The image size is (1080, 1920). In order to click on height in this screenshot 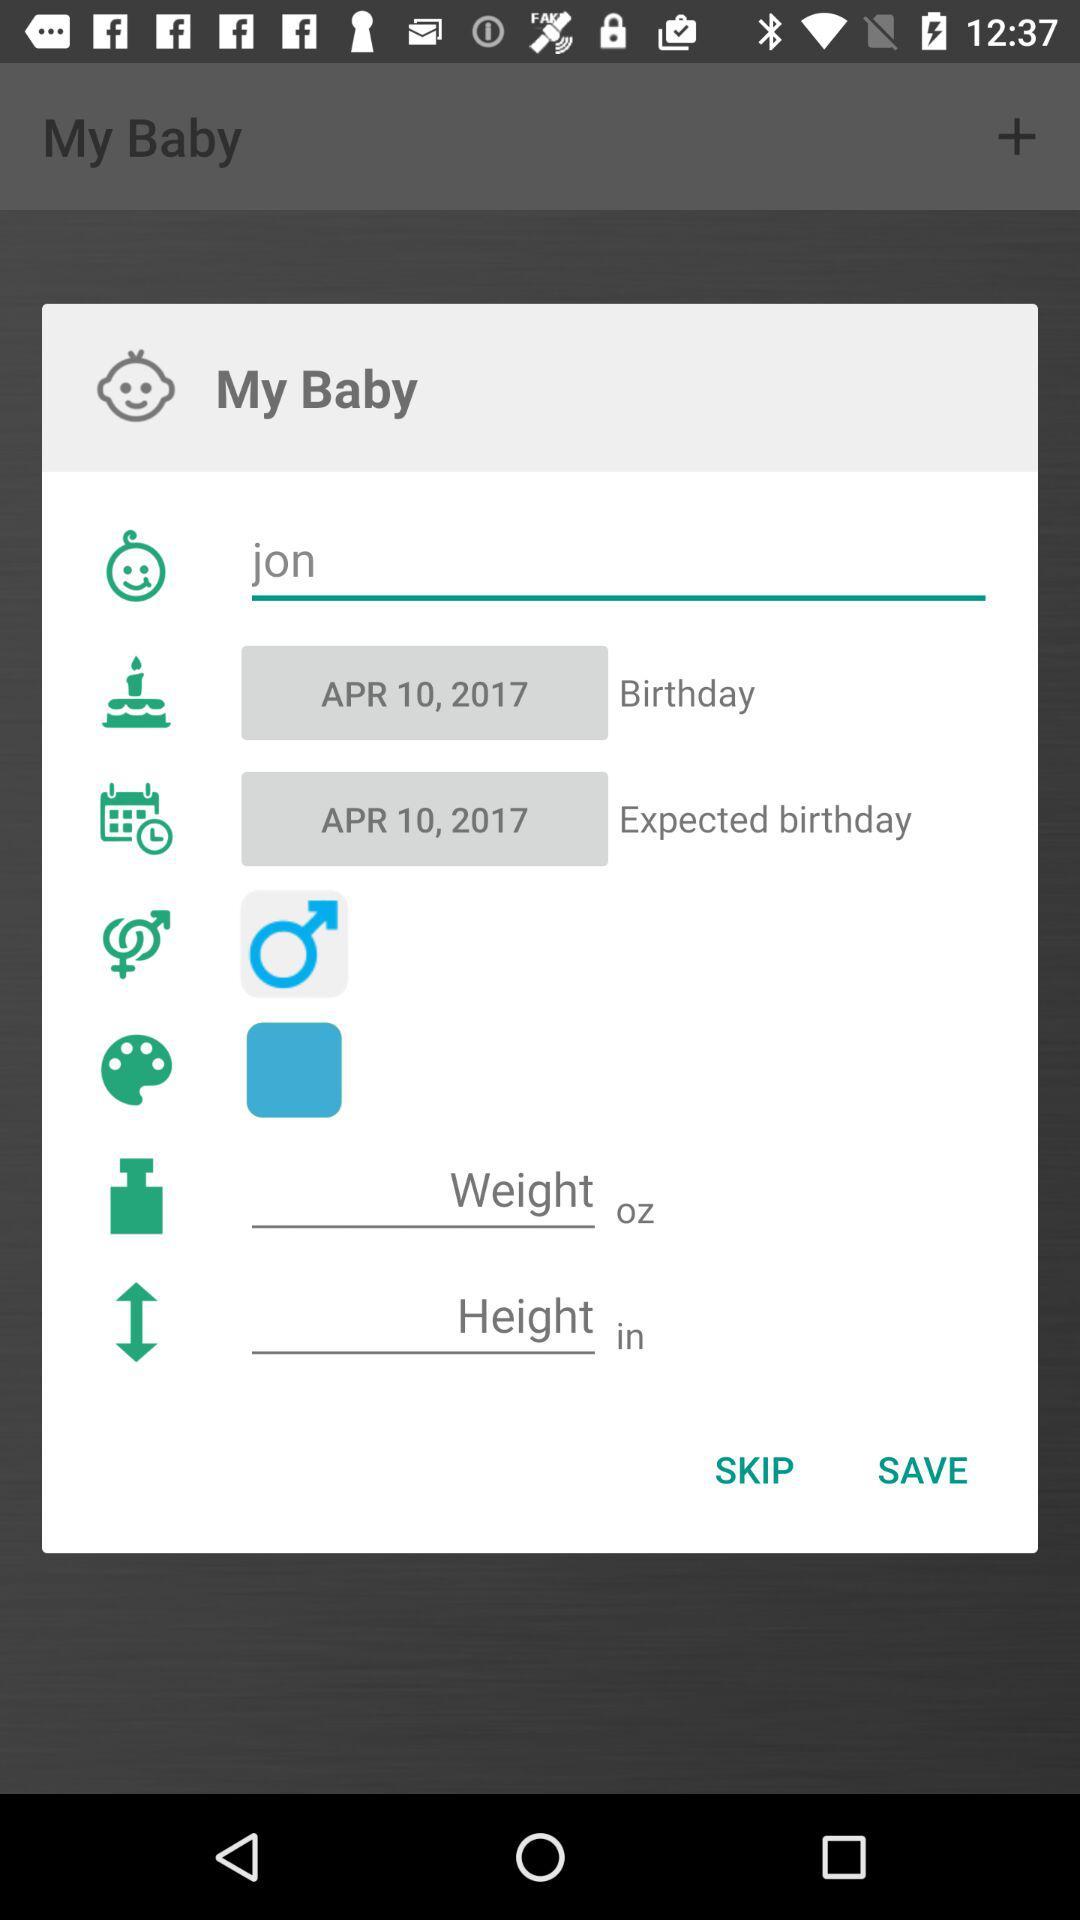, I will do `click(422, 1316)`.